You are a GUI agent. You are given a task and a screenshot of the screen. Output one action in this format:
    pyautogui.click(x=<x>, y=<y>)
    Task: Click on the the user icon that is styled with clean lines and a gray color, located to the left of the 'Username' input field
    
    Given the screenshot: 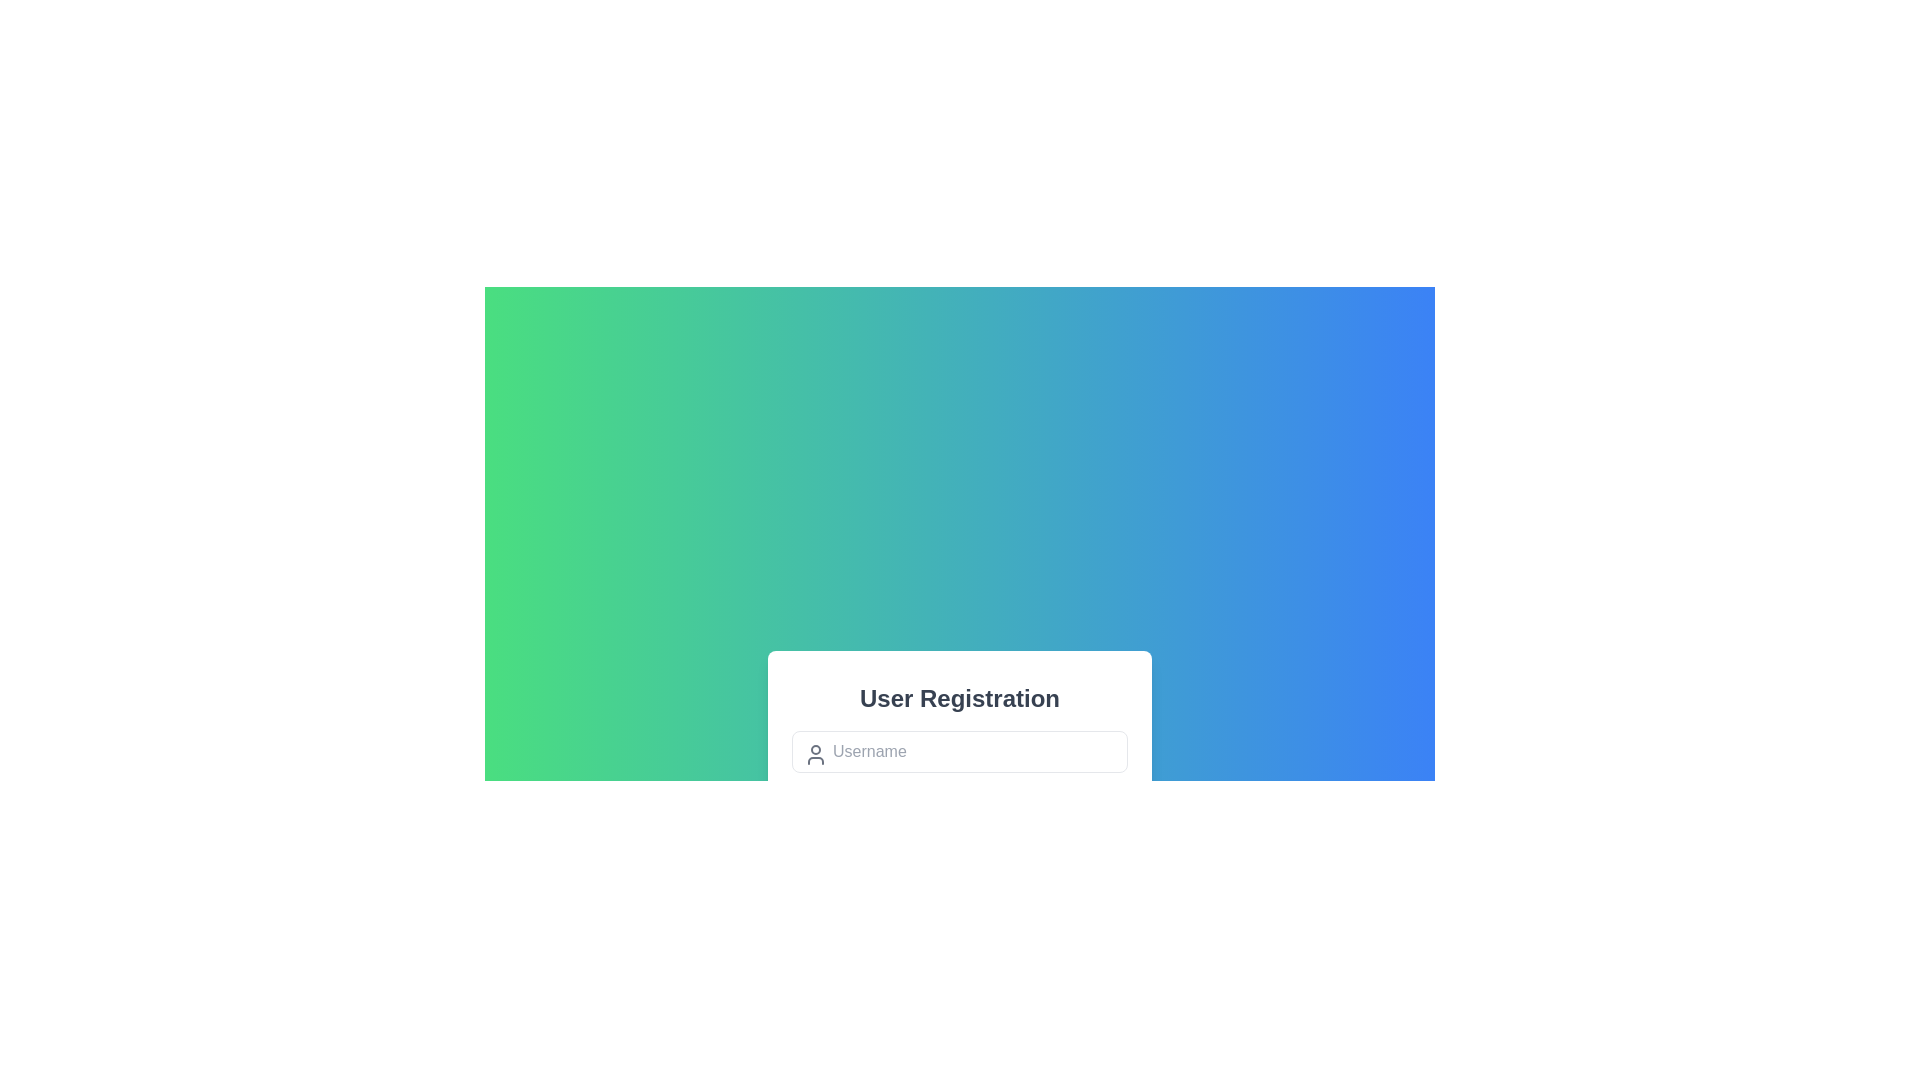 What is the action you would take?
    pyautogui.click(x=816, y=754)
    